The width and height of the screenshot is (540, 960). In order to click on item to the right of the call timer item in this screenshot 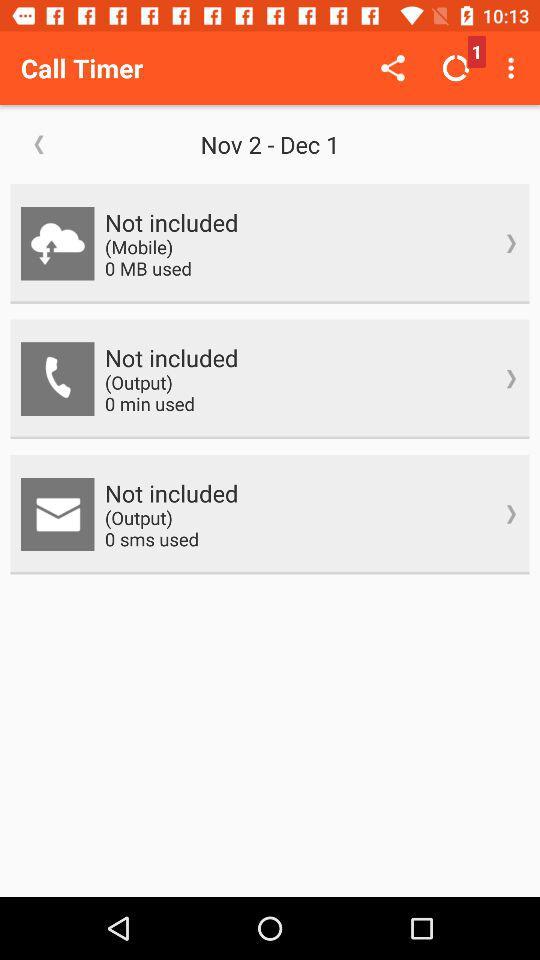, I will do `click(393, 68)`.